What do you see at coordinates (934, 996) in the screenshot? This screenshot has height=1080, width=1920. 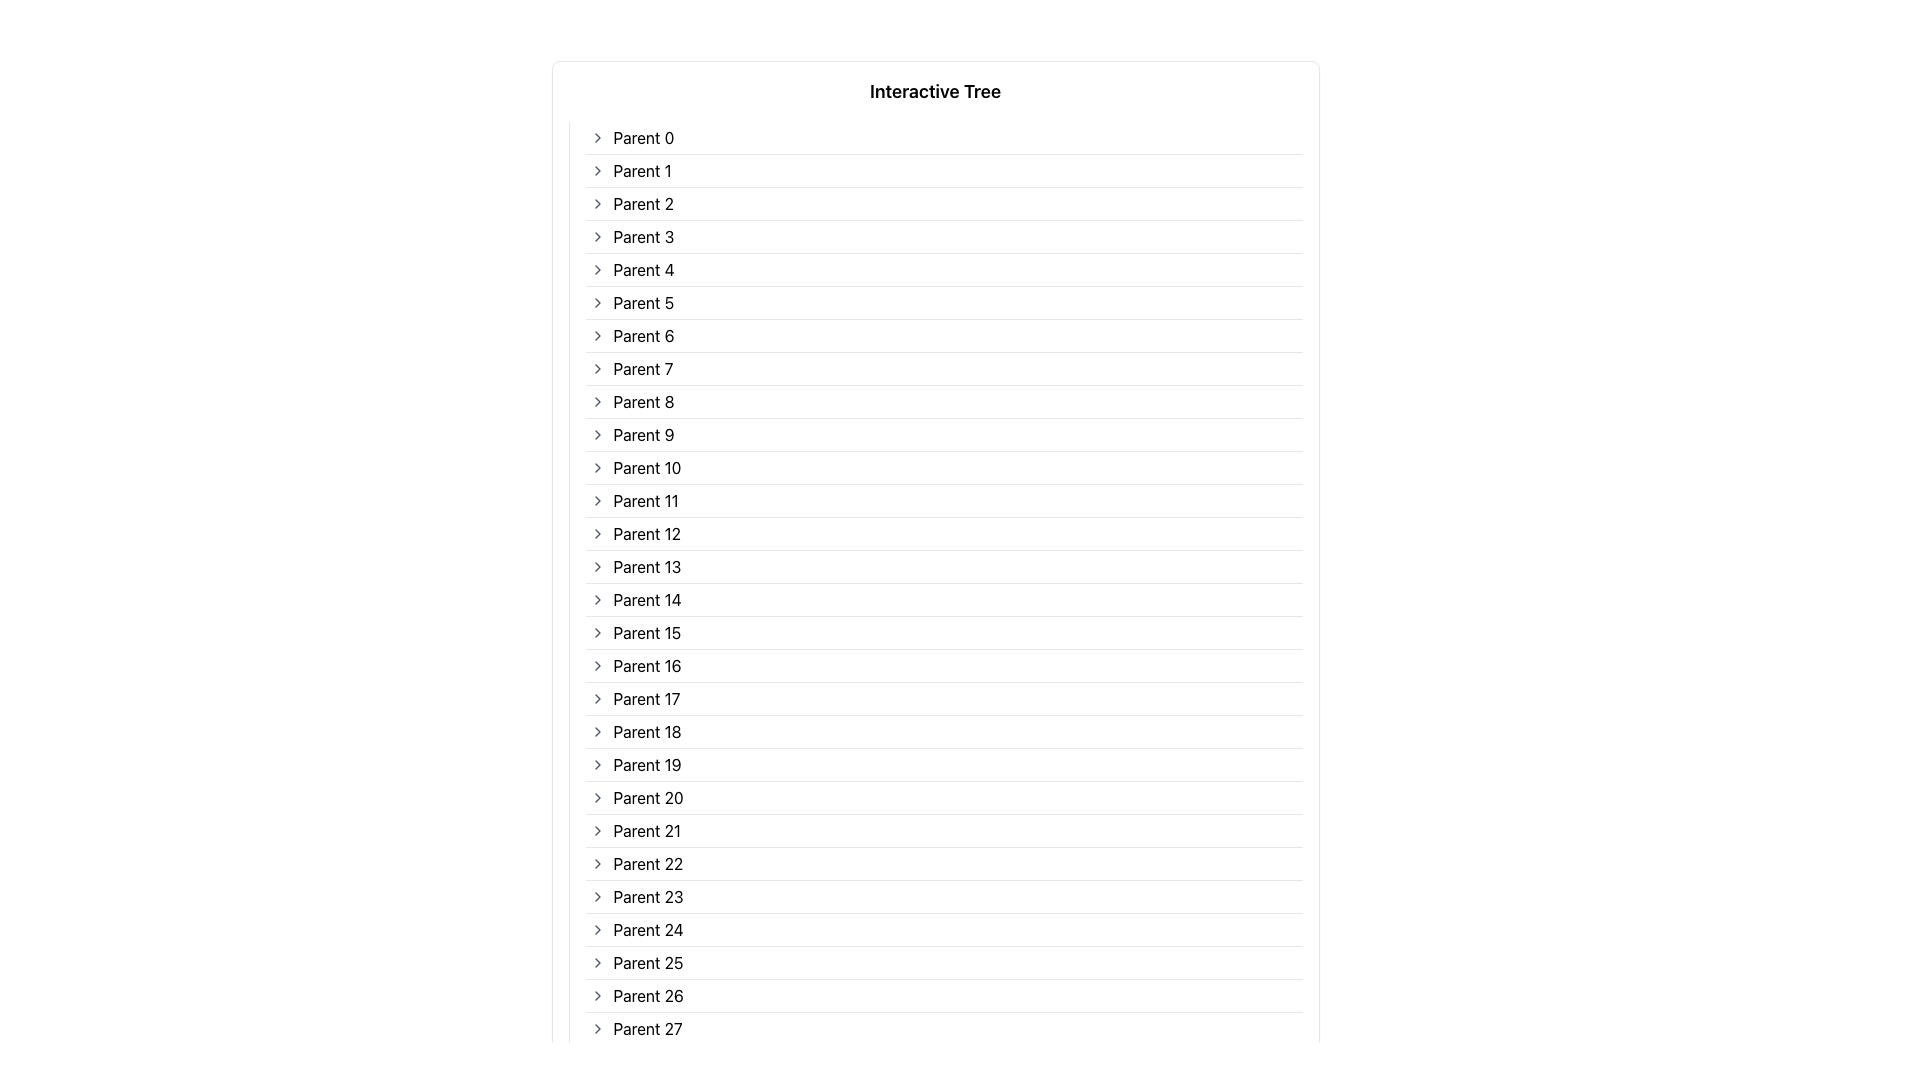 I see `the 27th Hierarchical Tree Item in the list` at bounding box center [934, 996].